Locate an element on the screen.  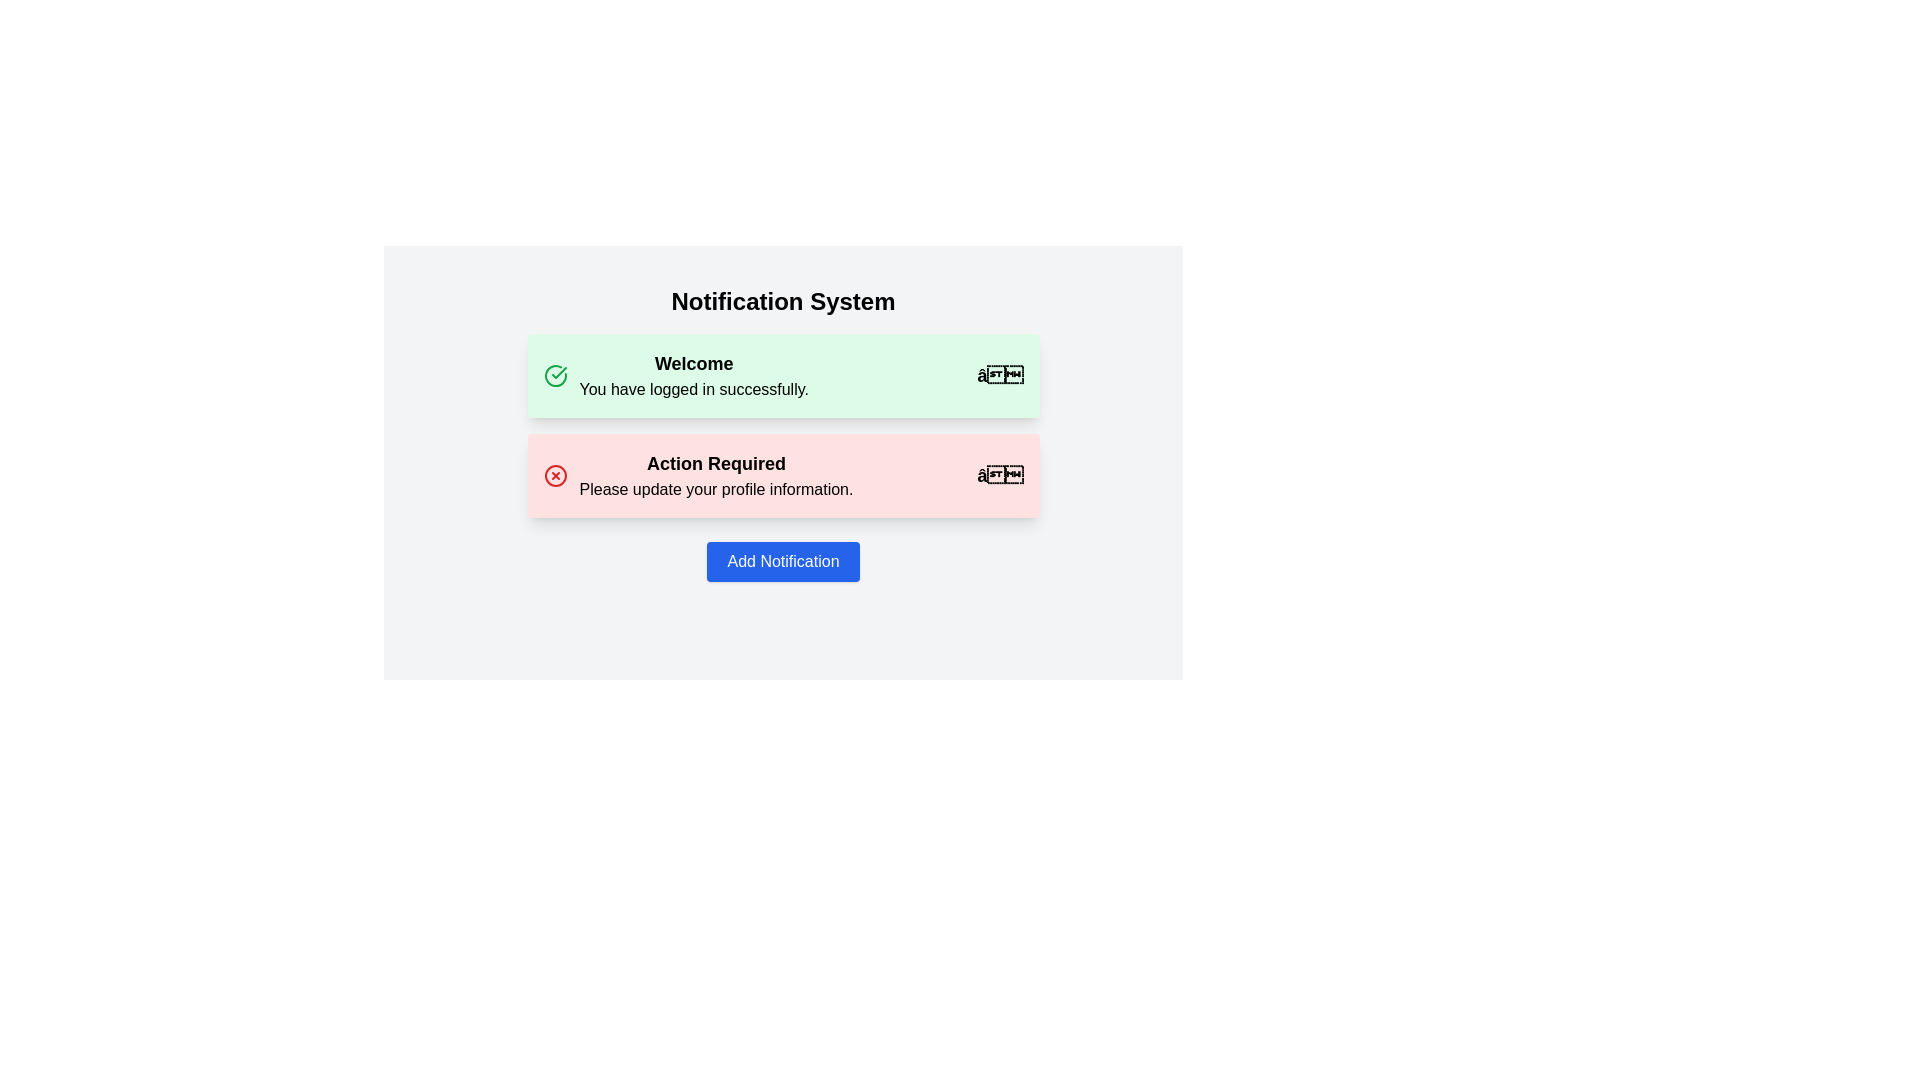
the greeting header text element that indicates successful login, which is located above the message 'You have logged in successfully' in the green notification bar is located at coordinates (694, 363).